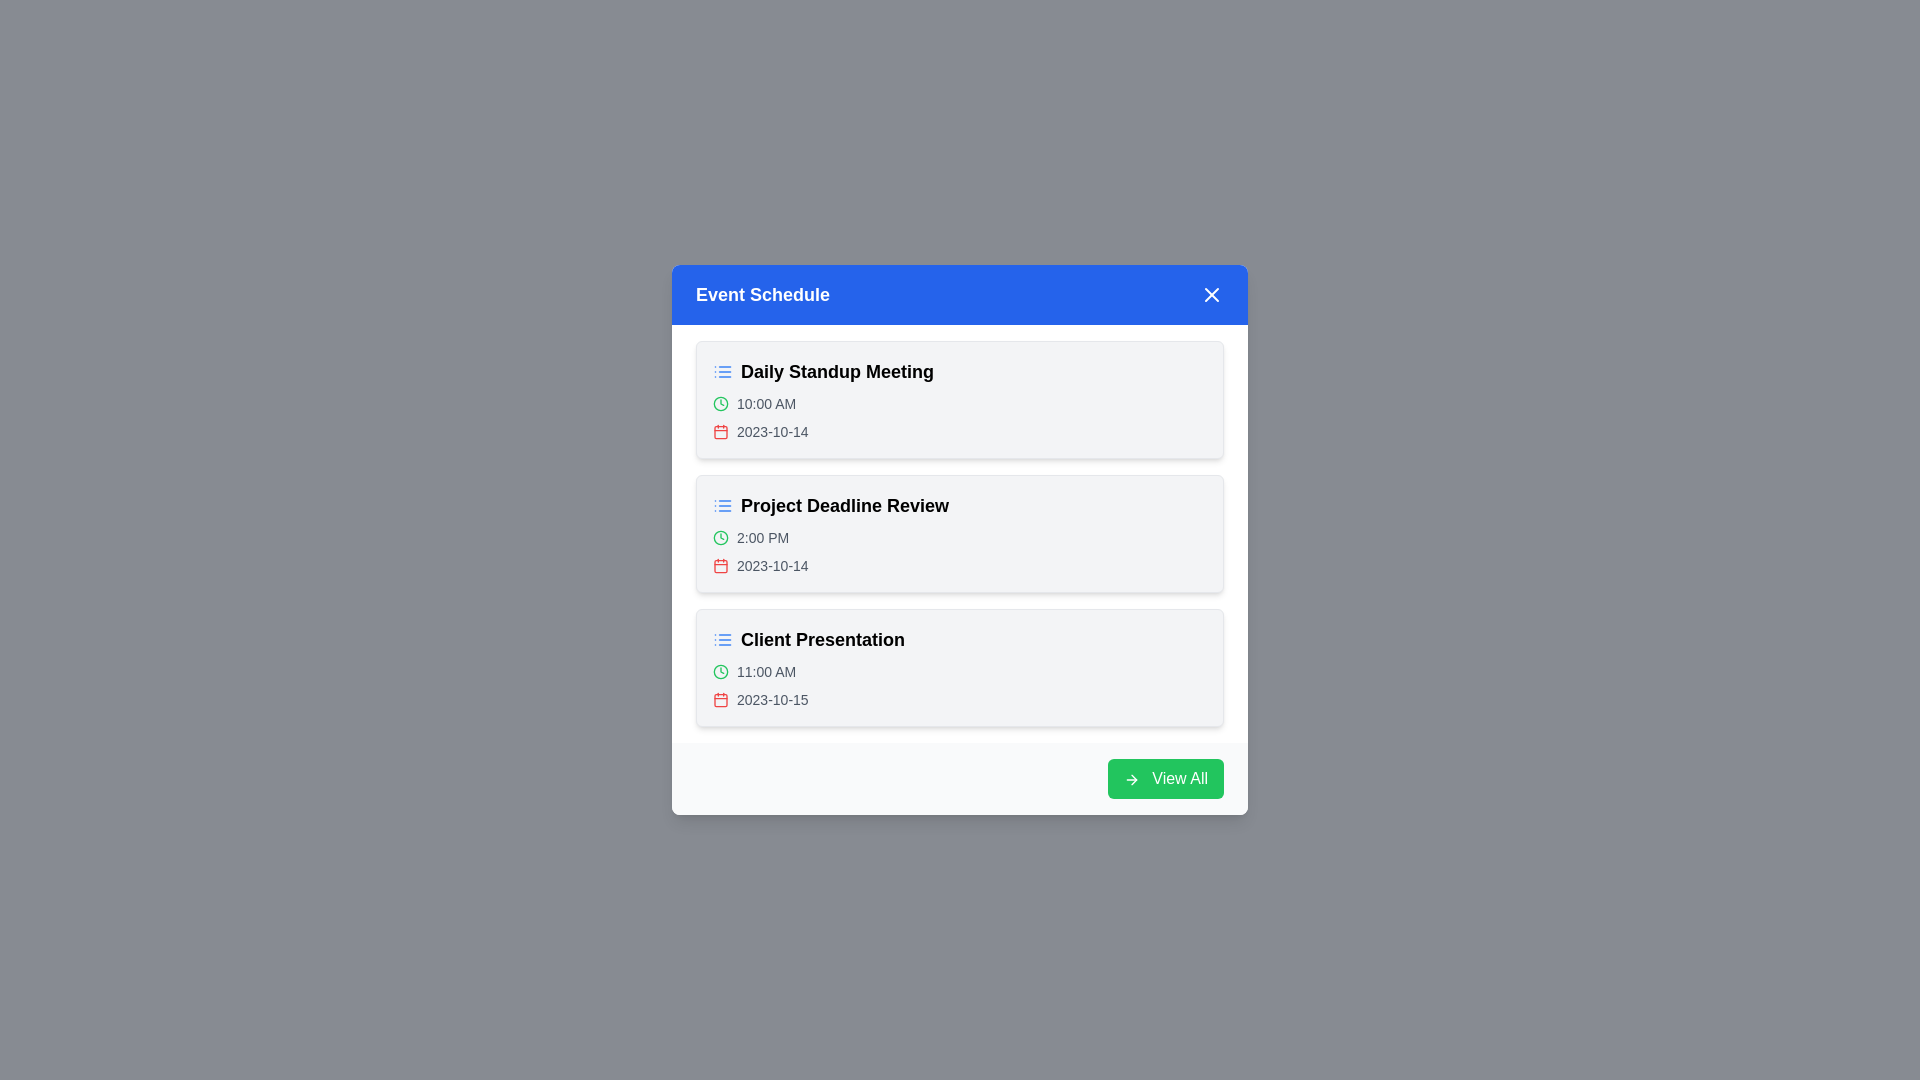 Image resolution: width=1920 pixels, height=1080 pixels. What do you see at coordinates (720, 698) in the screenshot?
I see `the red calendar icon with a square body and rounded corners, located next to the date '2023-10-15' in the event schedule list` at bounding box center [720, 698].